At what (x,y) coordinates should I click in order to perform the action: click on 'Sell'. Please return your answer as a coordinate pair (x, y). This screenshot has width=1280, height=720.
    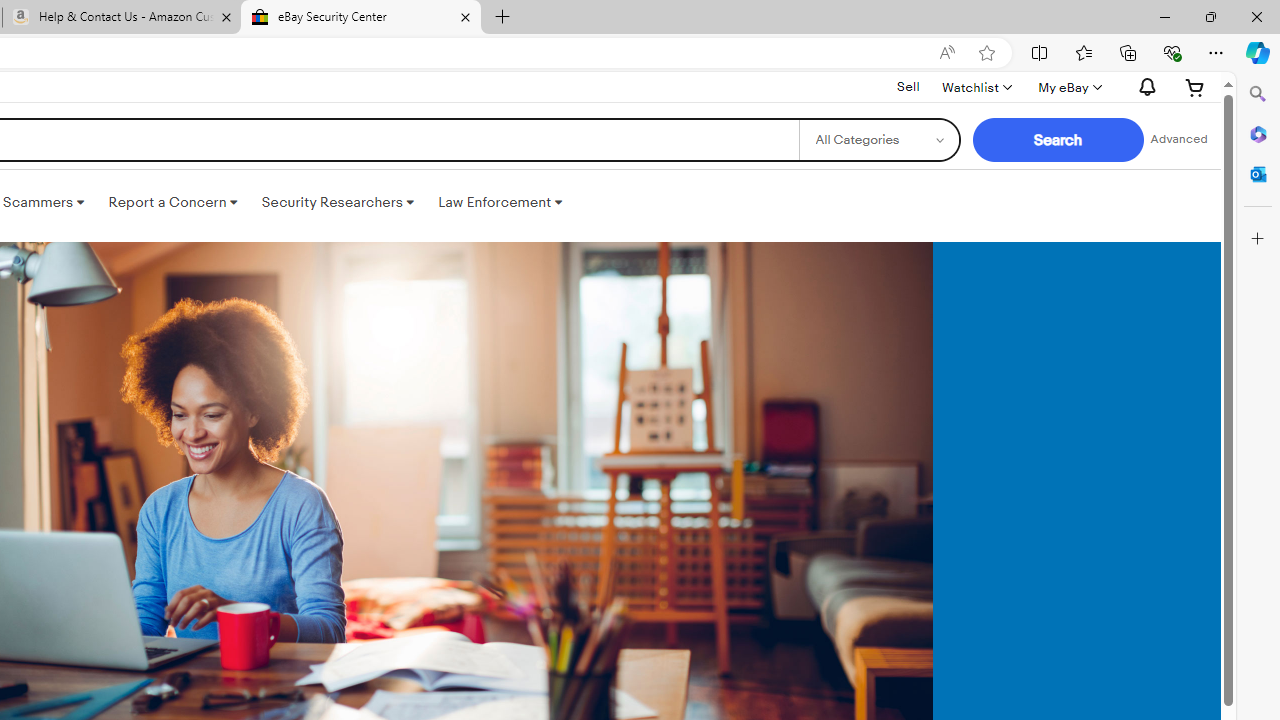
    Looking at the image, I should click on (907, 85).